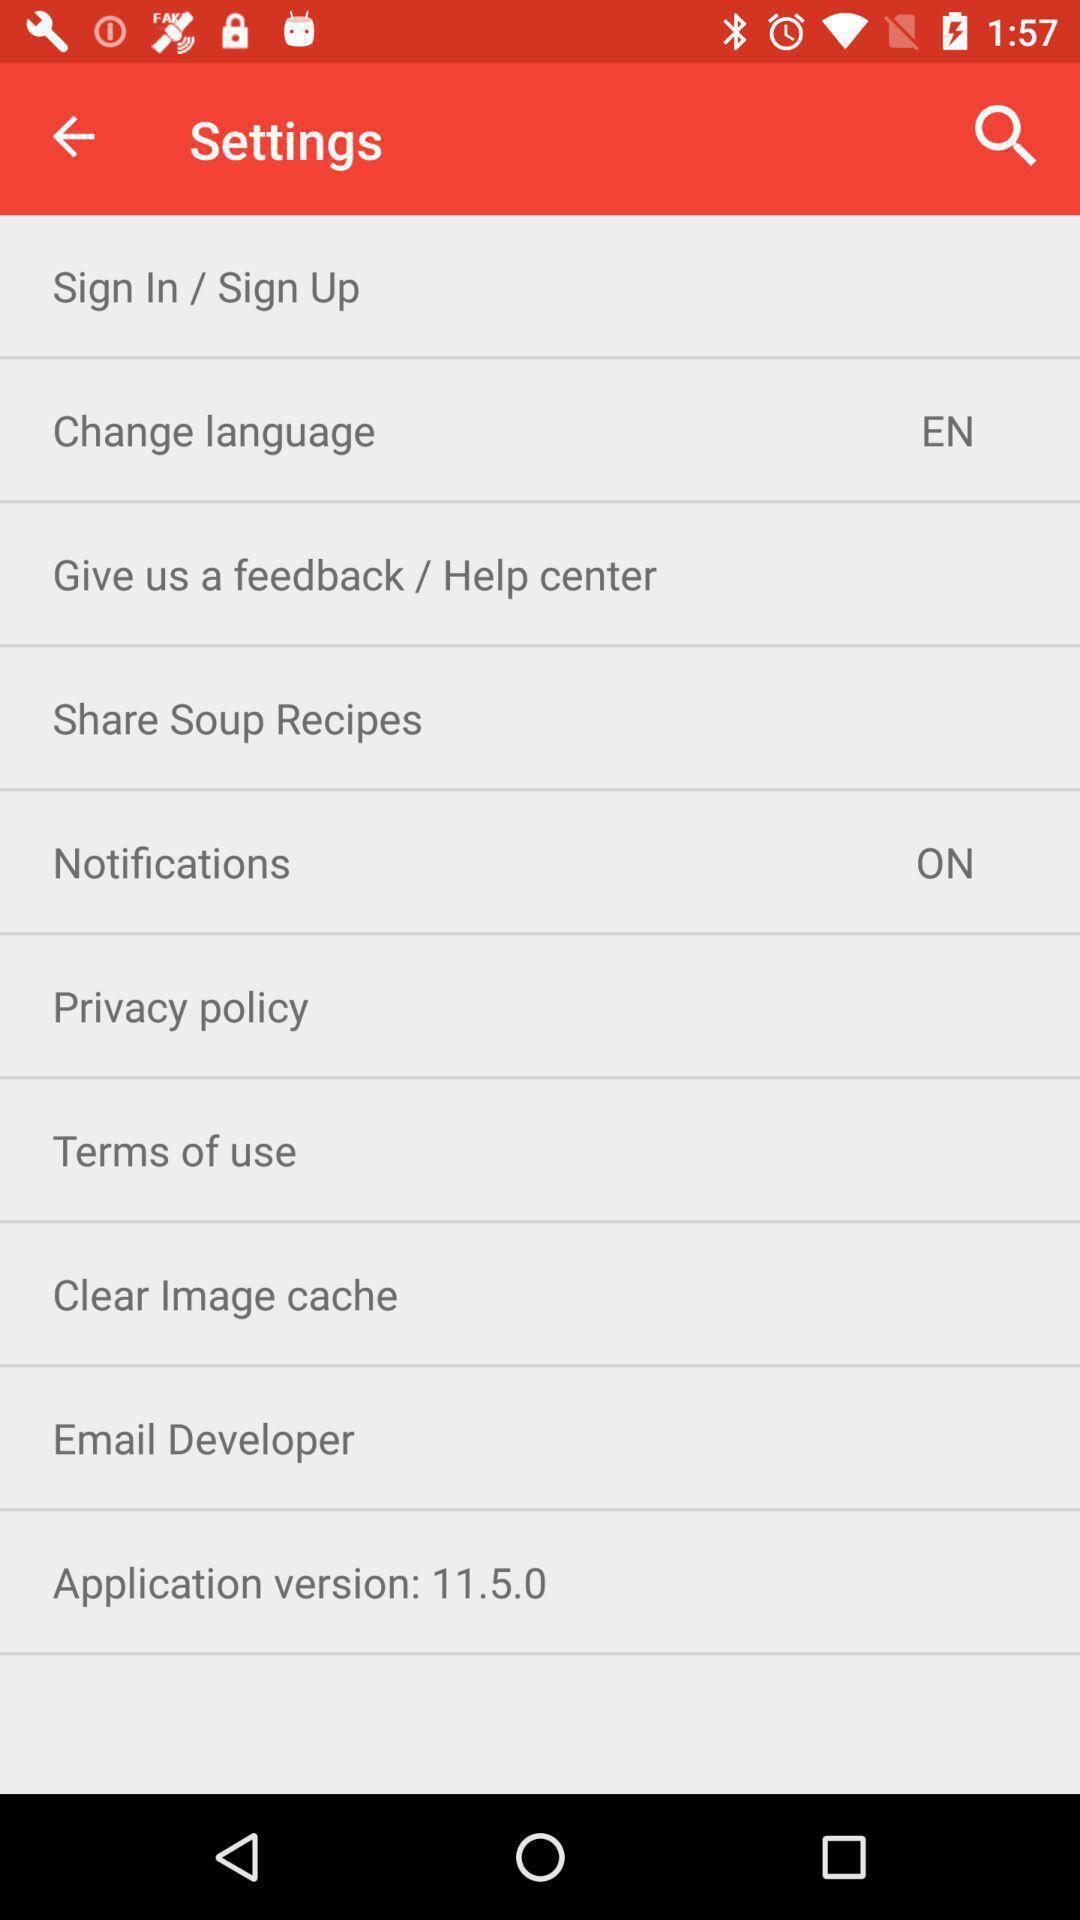  Describe the element at coordinates (1006, 135) in the screenshot. I see `the icon to the right of settings` at that location.